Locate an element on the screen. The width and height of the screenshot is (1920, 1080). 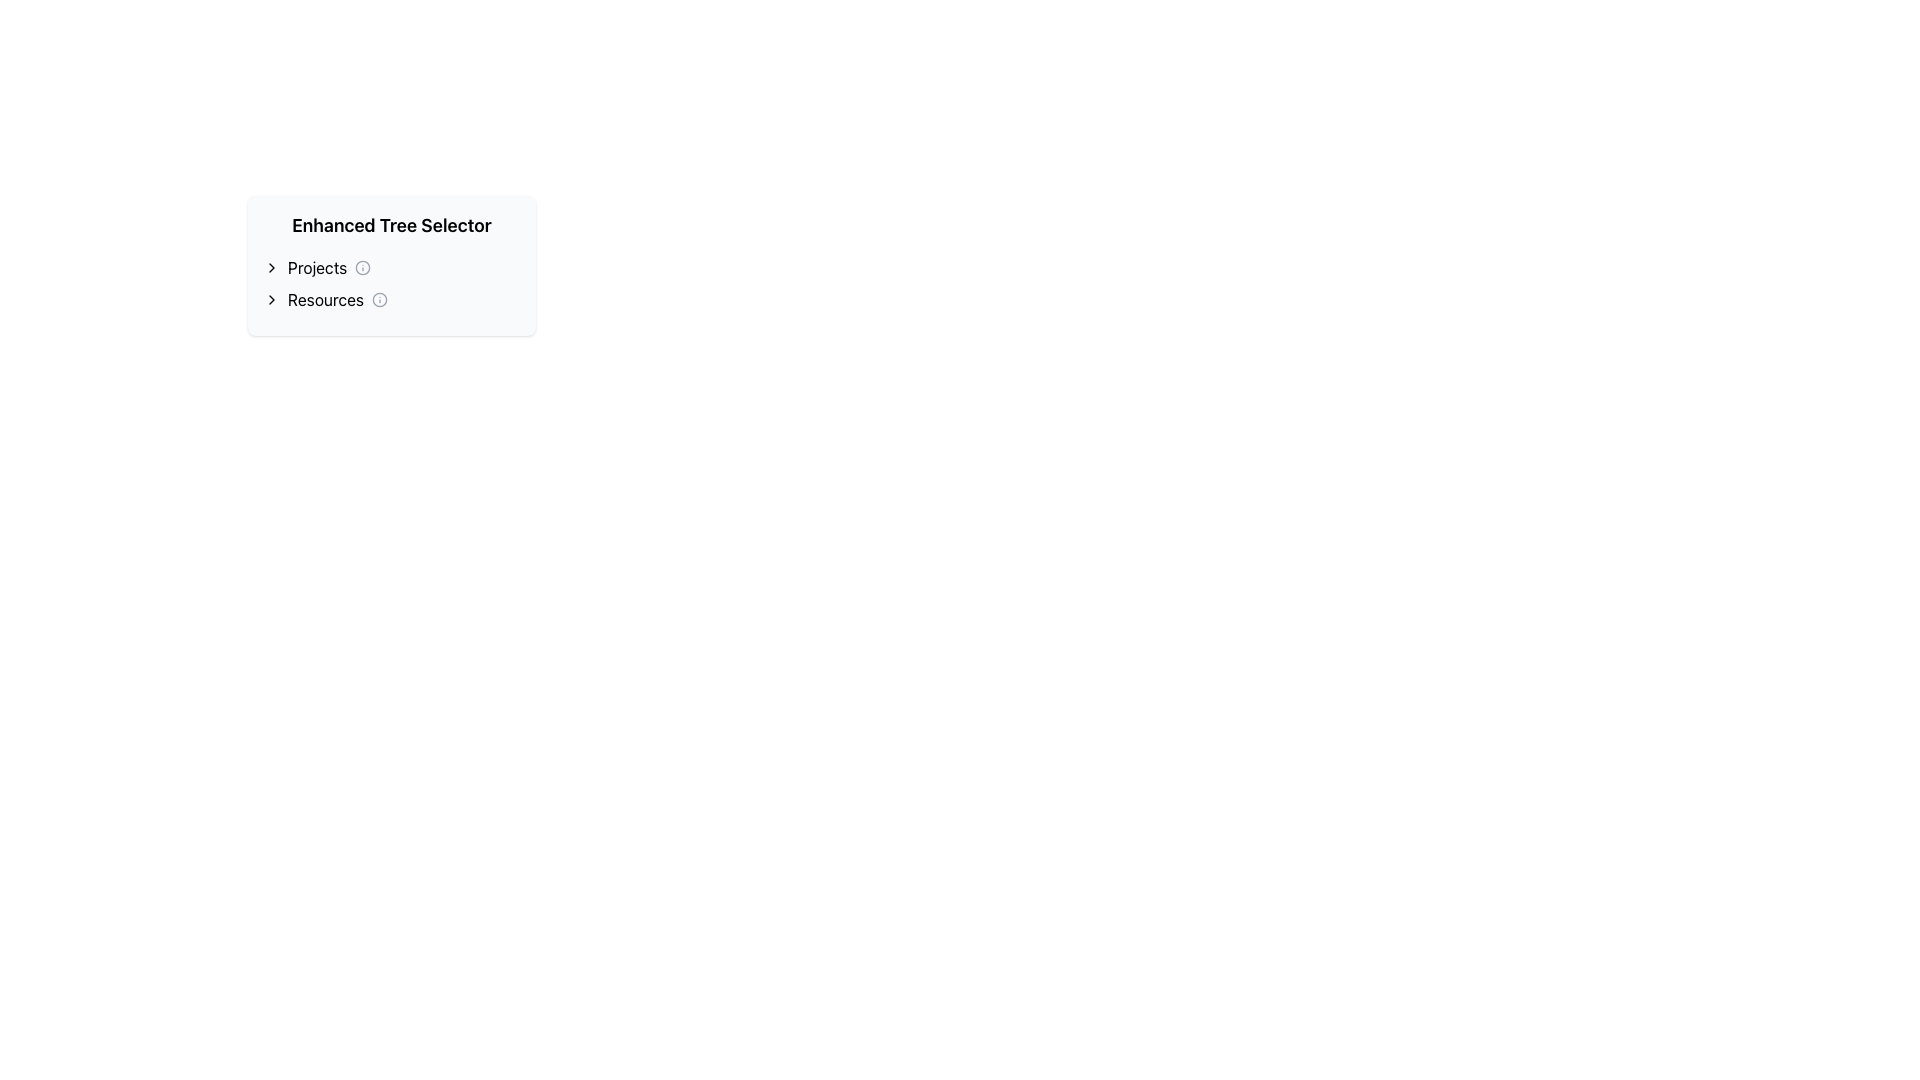
the text element that serves as a label or identifier for a section, located below the 'Projects' option and to the left-center of the interface is located at coordinates (326, 300).